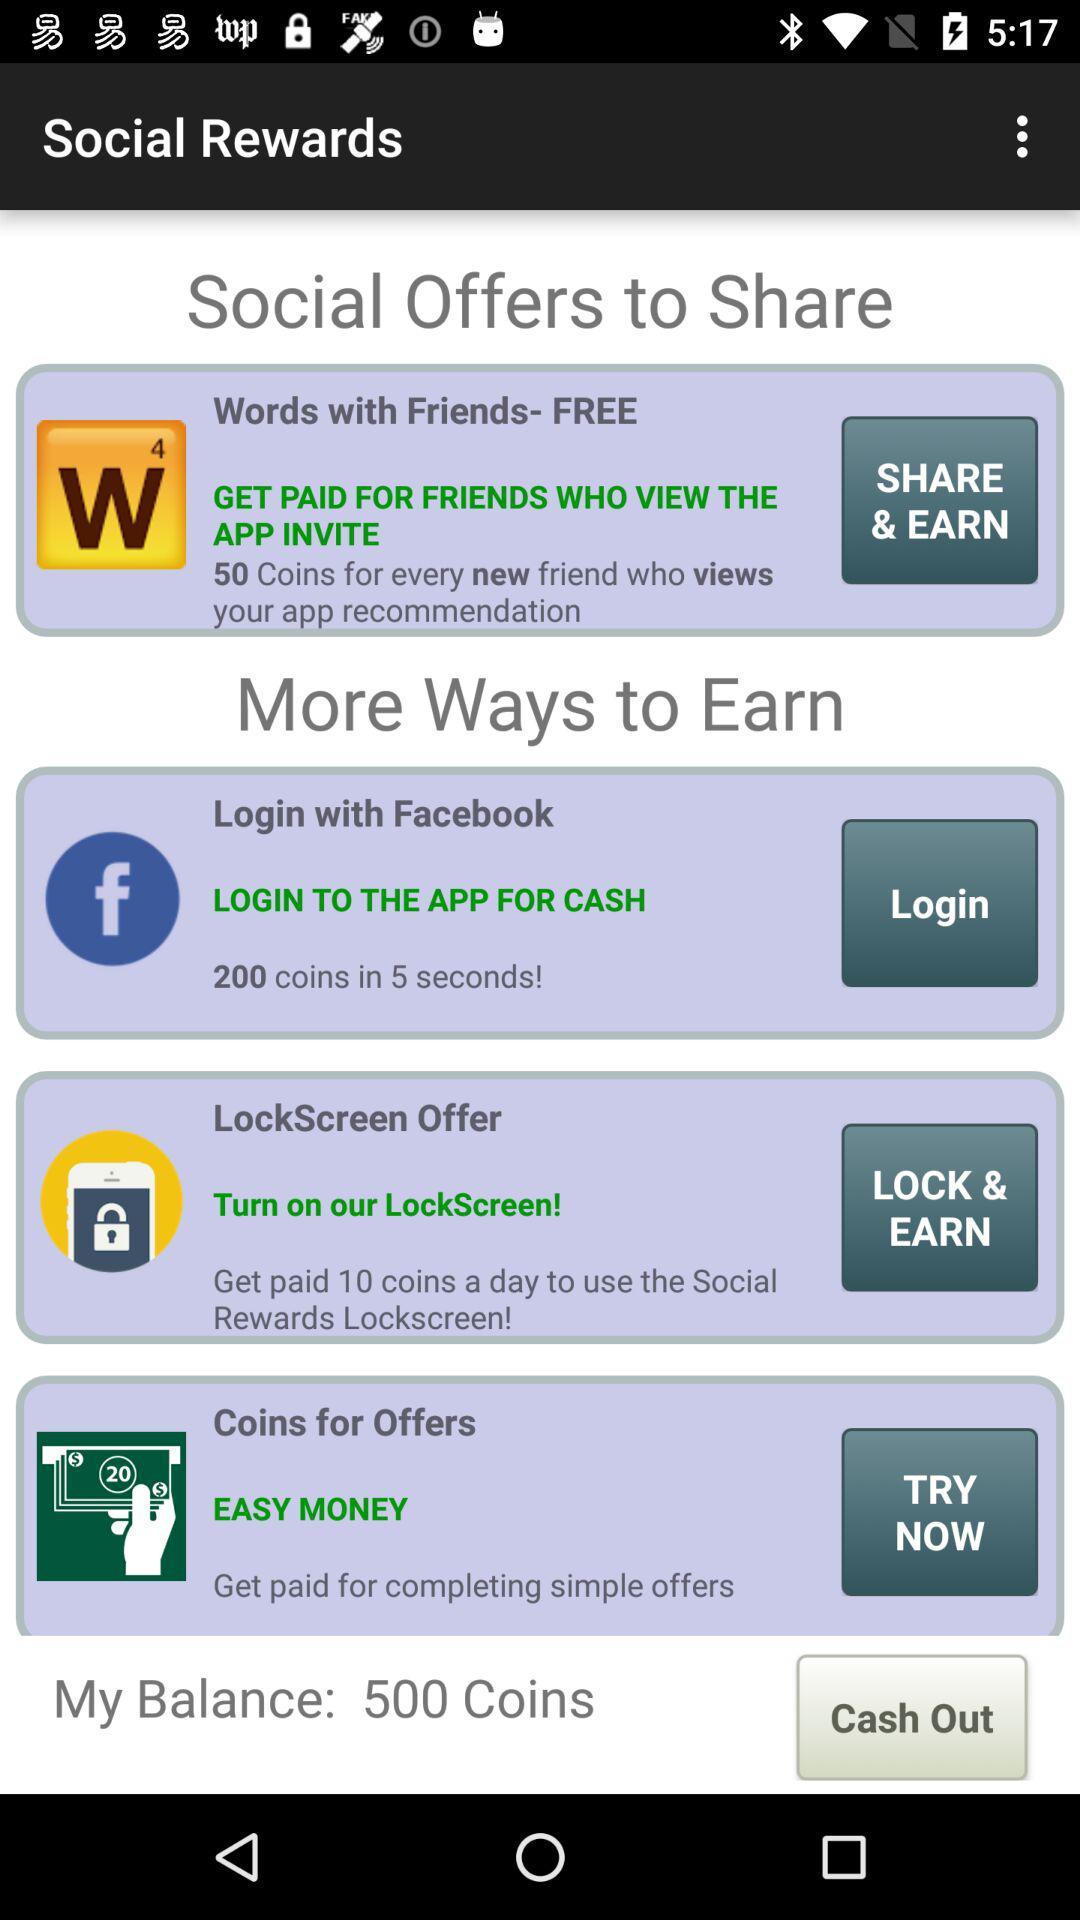  I want to click on item below the get paid for item, so click(911, 1716).